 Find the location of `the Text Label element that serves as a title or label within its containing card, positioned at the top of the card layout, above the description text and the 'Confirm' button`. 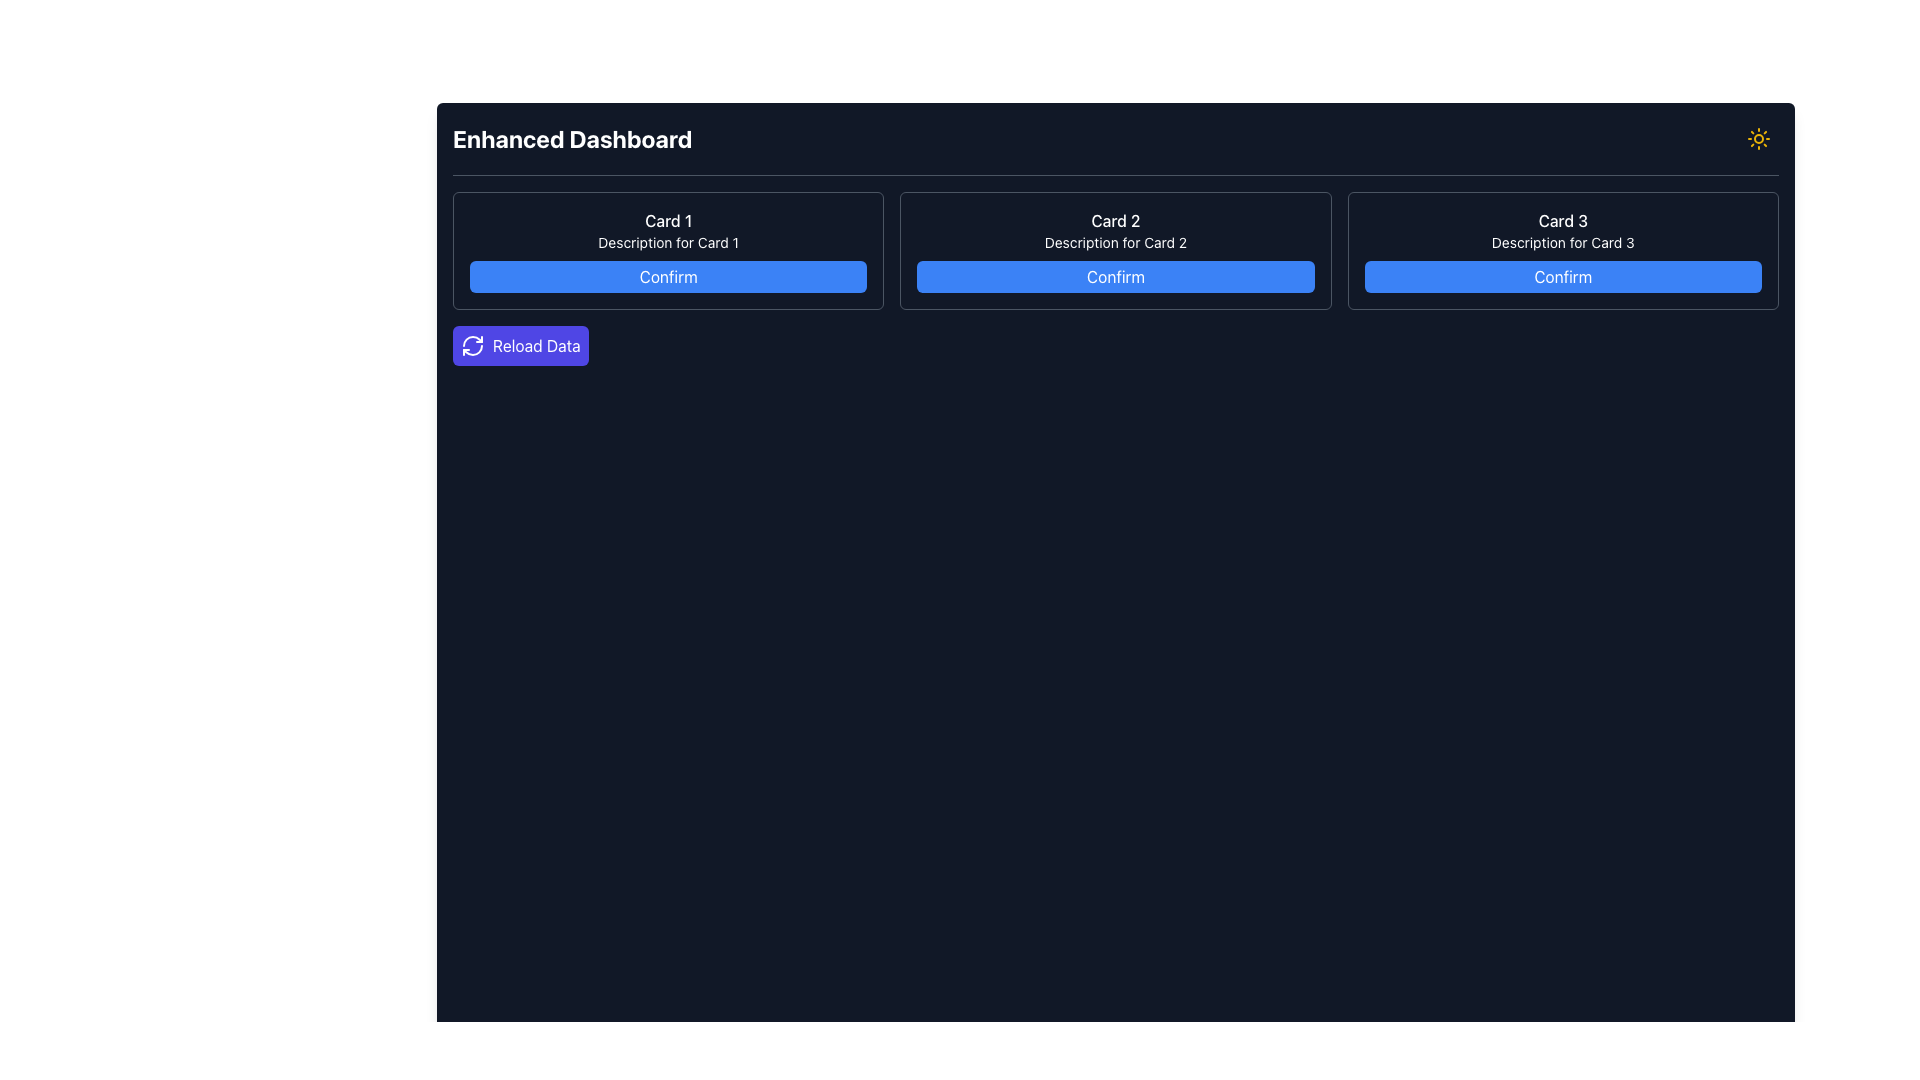

the Text Label element that serves as a title or label within its containing card, positioned at the top of the card layout, above the description text and the 'Confirm' button is located at coordinates (668, 220).